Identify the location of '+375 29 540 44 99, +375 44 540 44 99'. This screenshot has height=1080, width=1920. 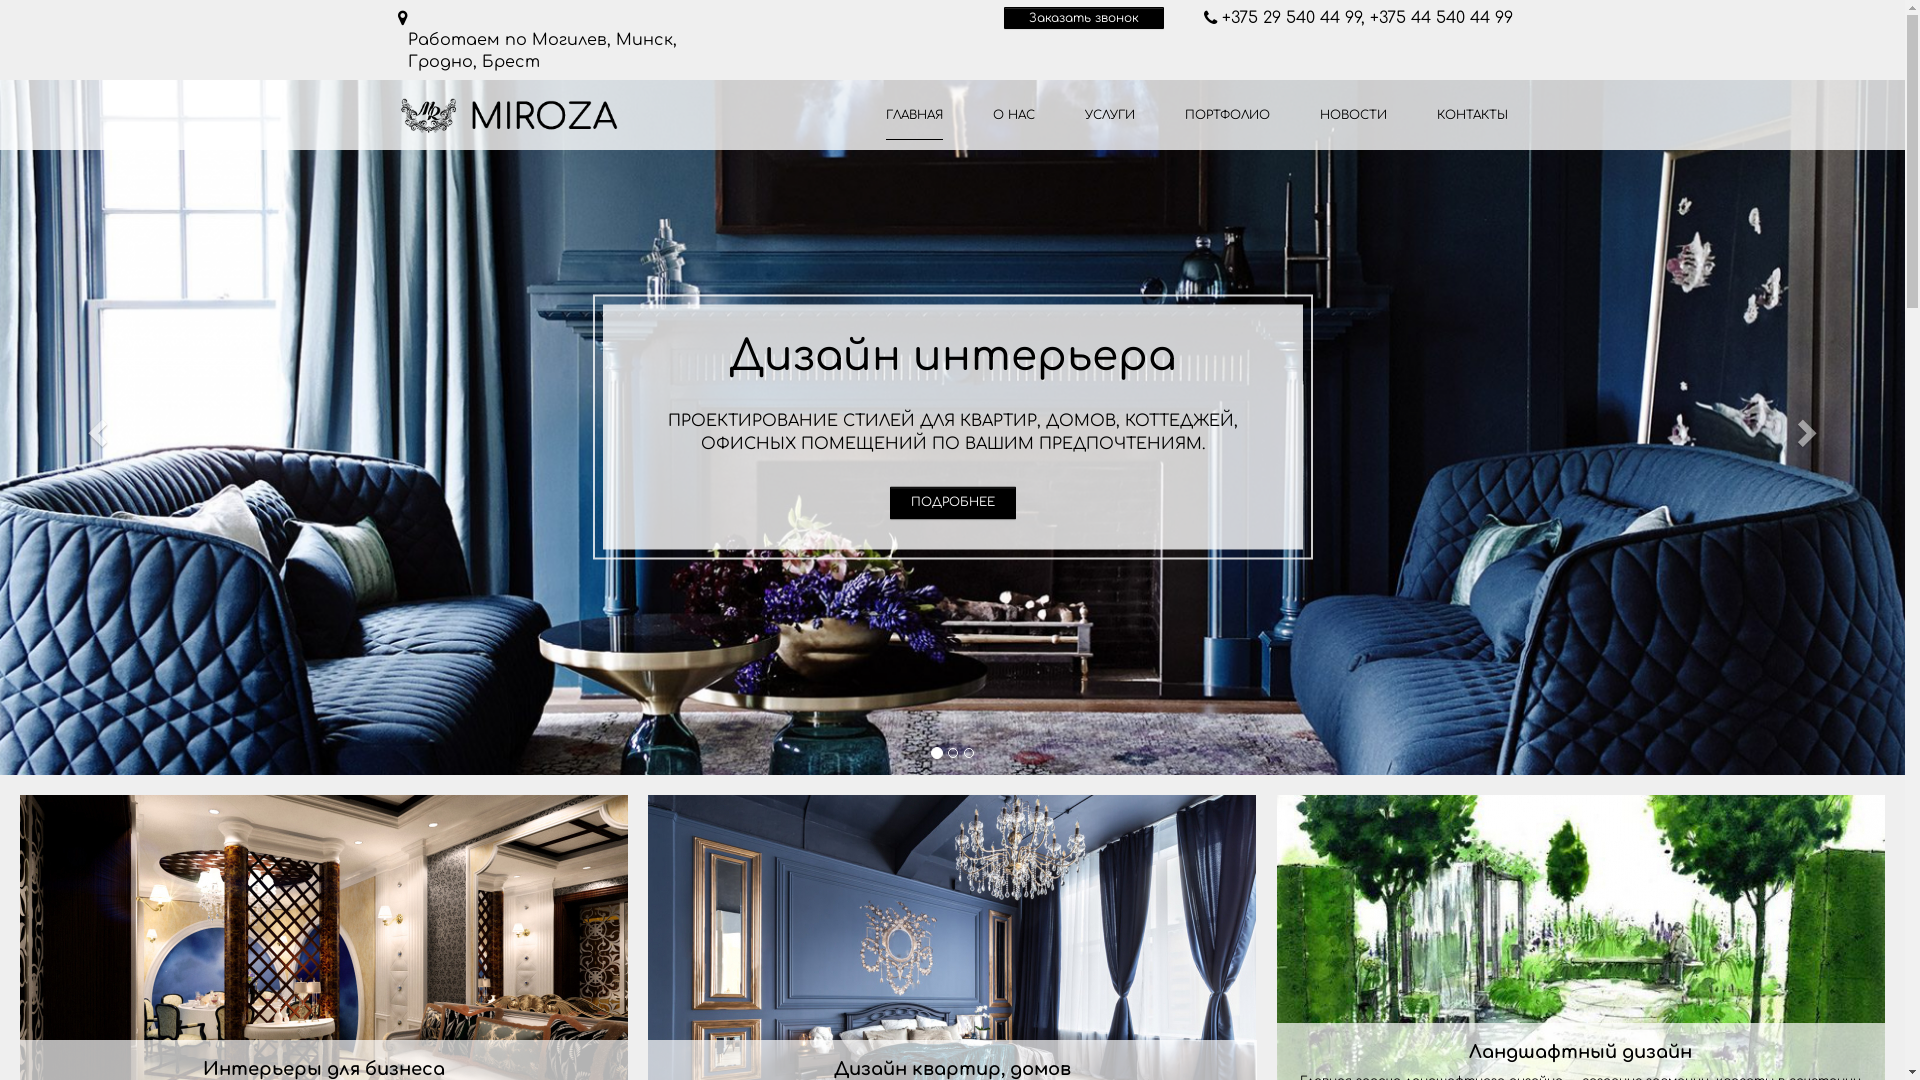
(1359, 18).